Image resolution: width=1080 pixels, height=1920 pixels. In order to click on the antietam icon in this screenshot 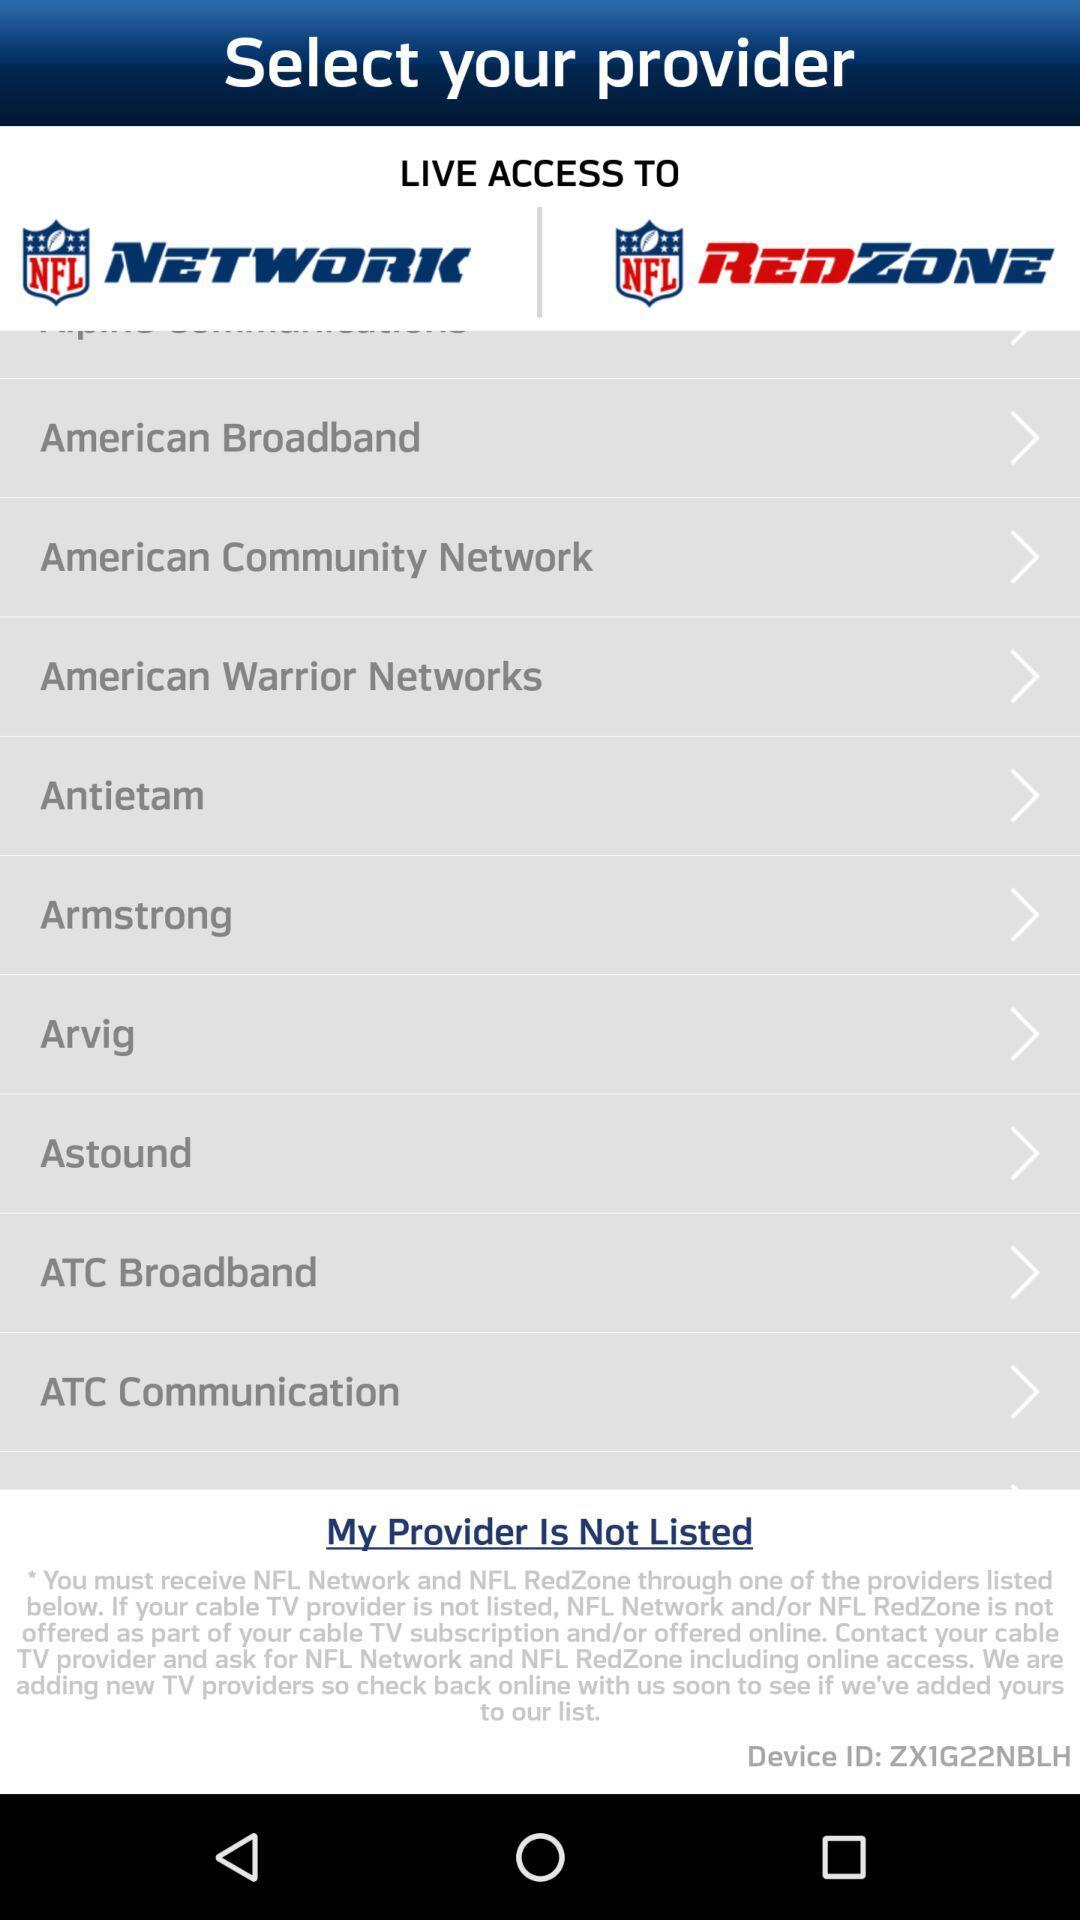, I will do `click(559, 794)`.